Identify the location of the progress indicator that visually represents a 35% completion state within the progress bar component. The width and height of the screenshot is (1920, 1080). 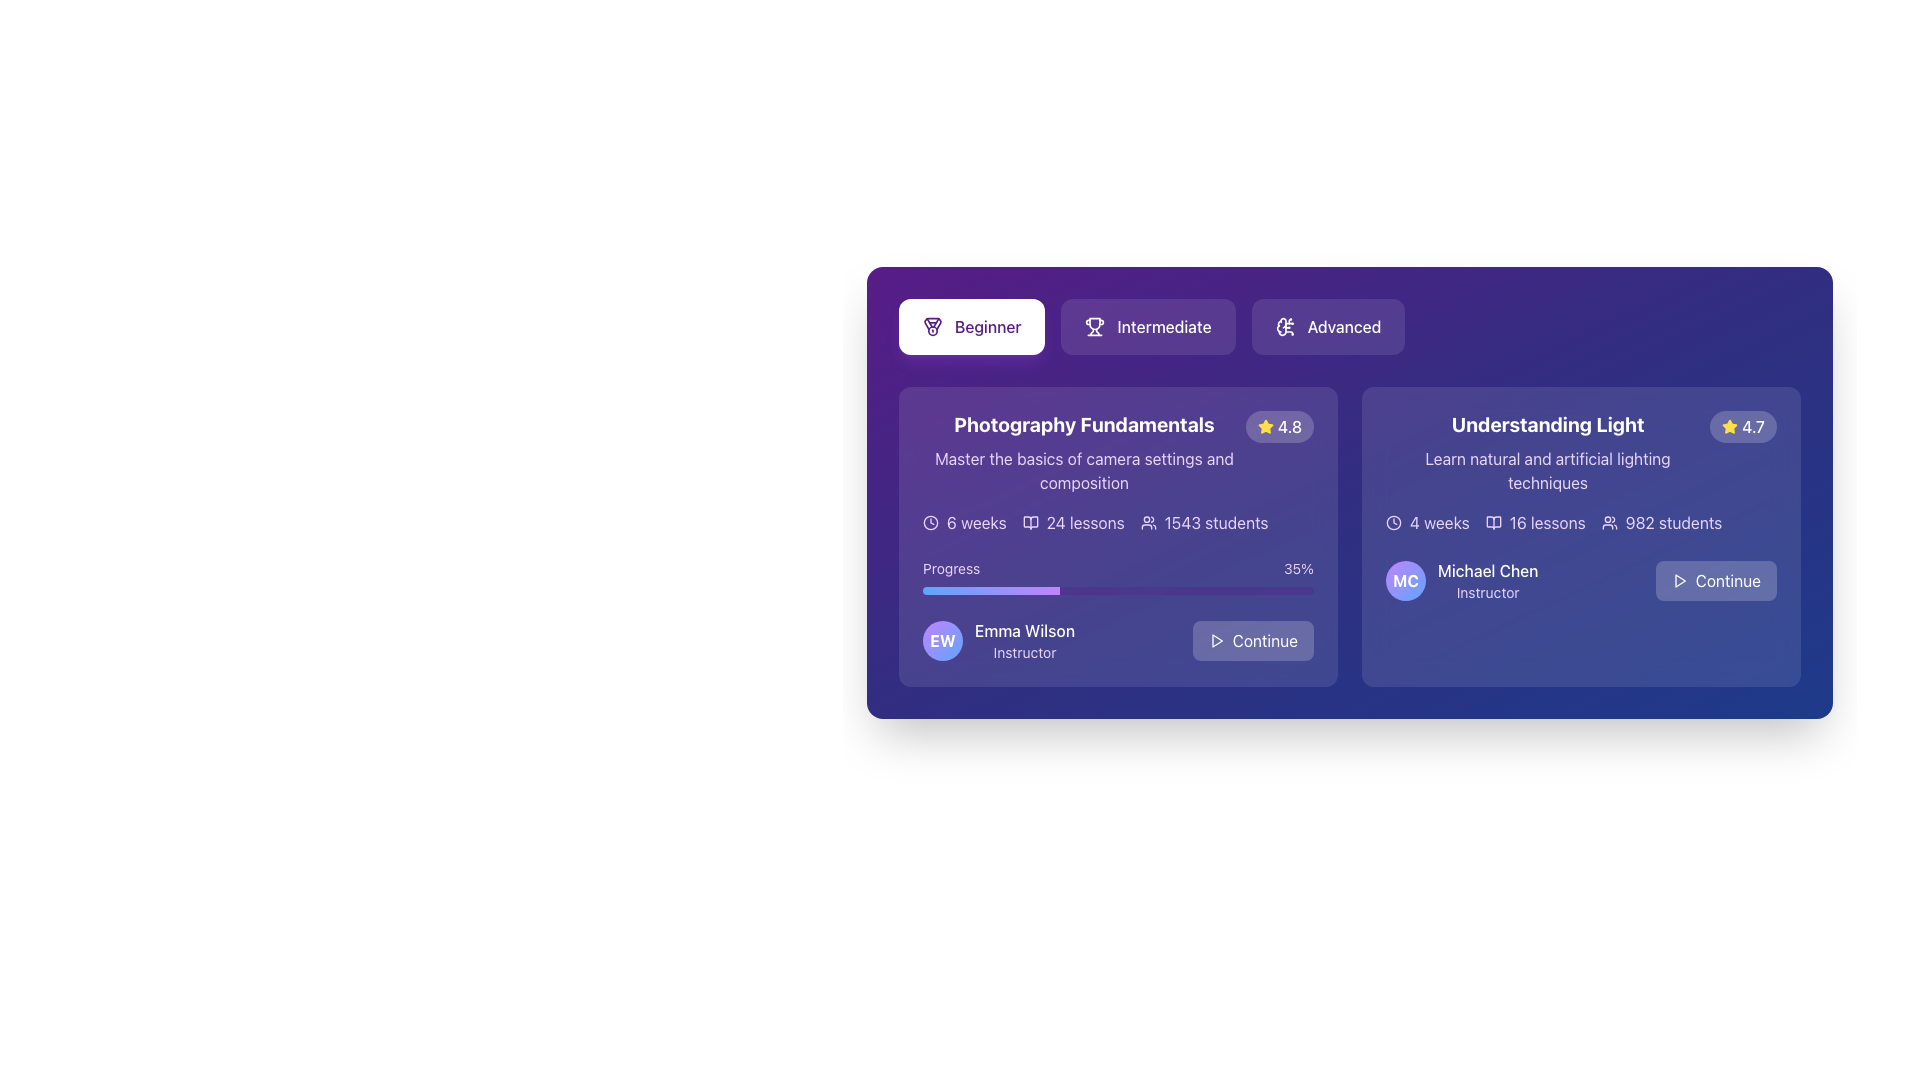
(991, 589).